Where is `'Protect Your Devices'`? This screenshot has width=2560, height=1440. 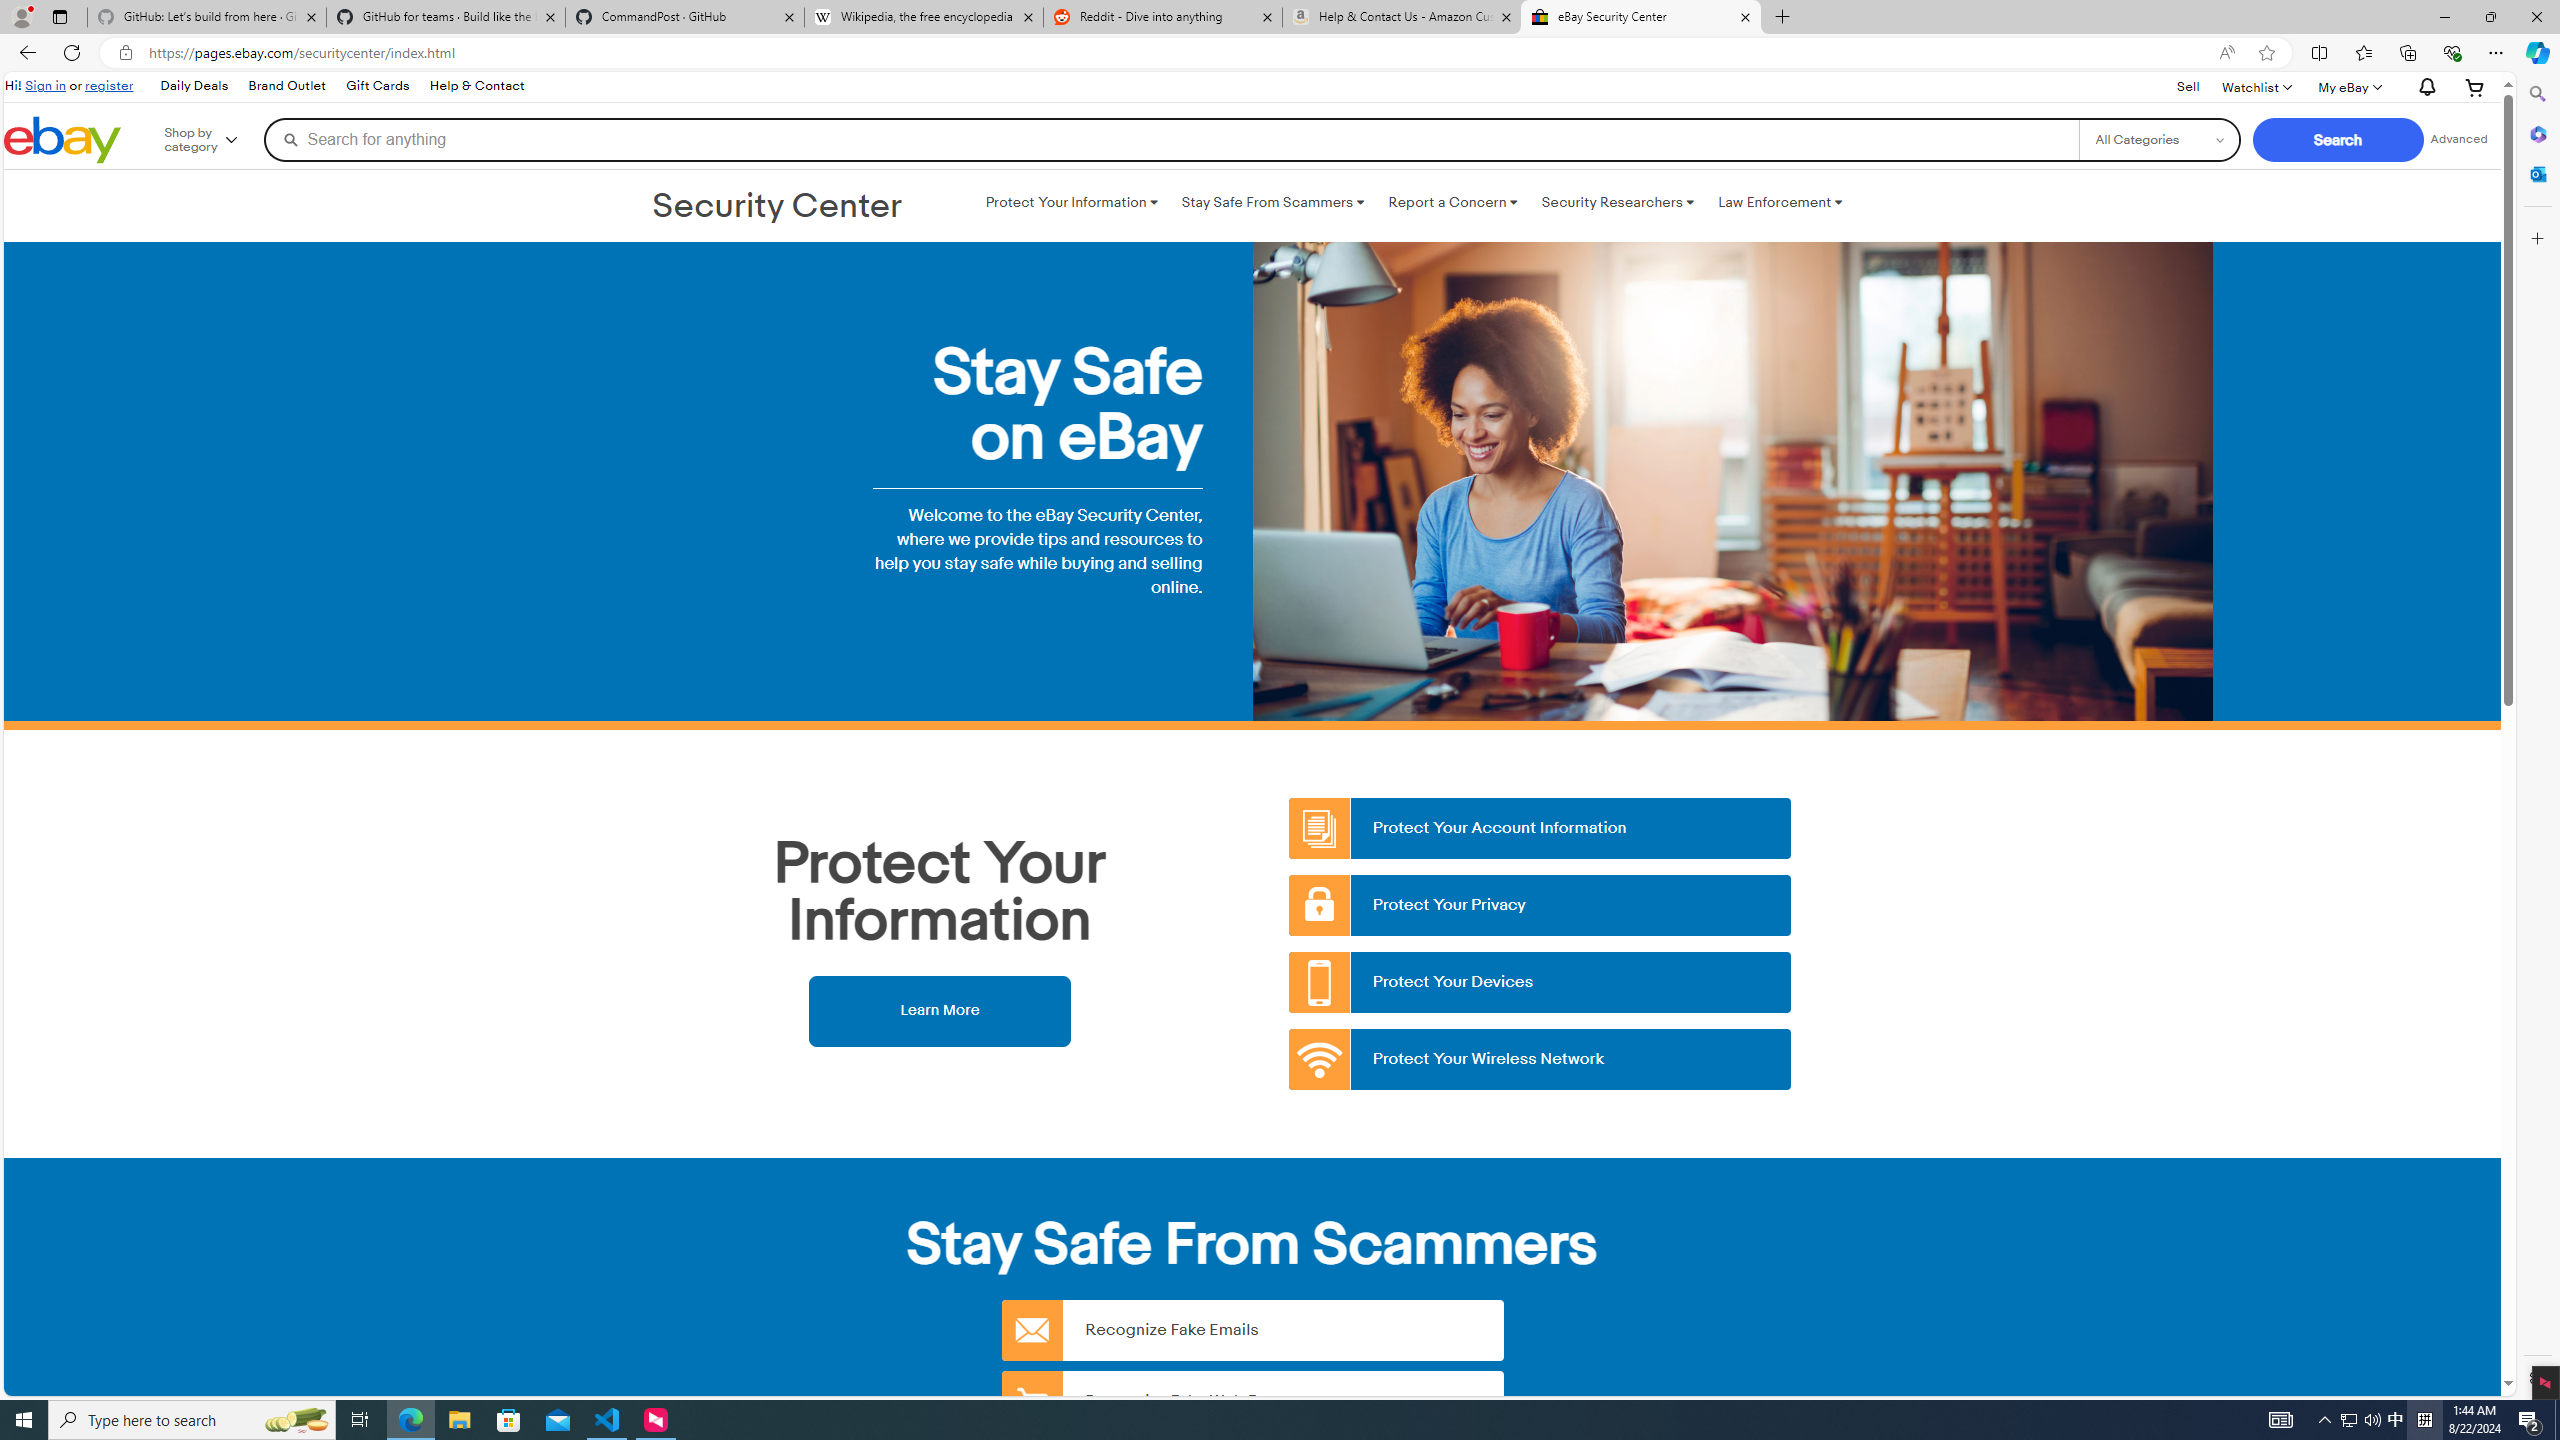
'Protect Your Devices' is located at coordinates (1540, 981).